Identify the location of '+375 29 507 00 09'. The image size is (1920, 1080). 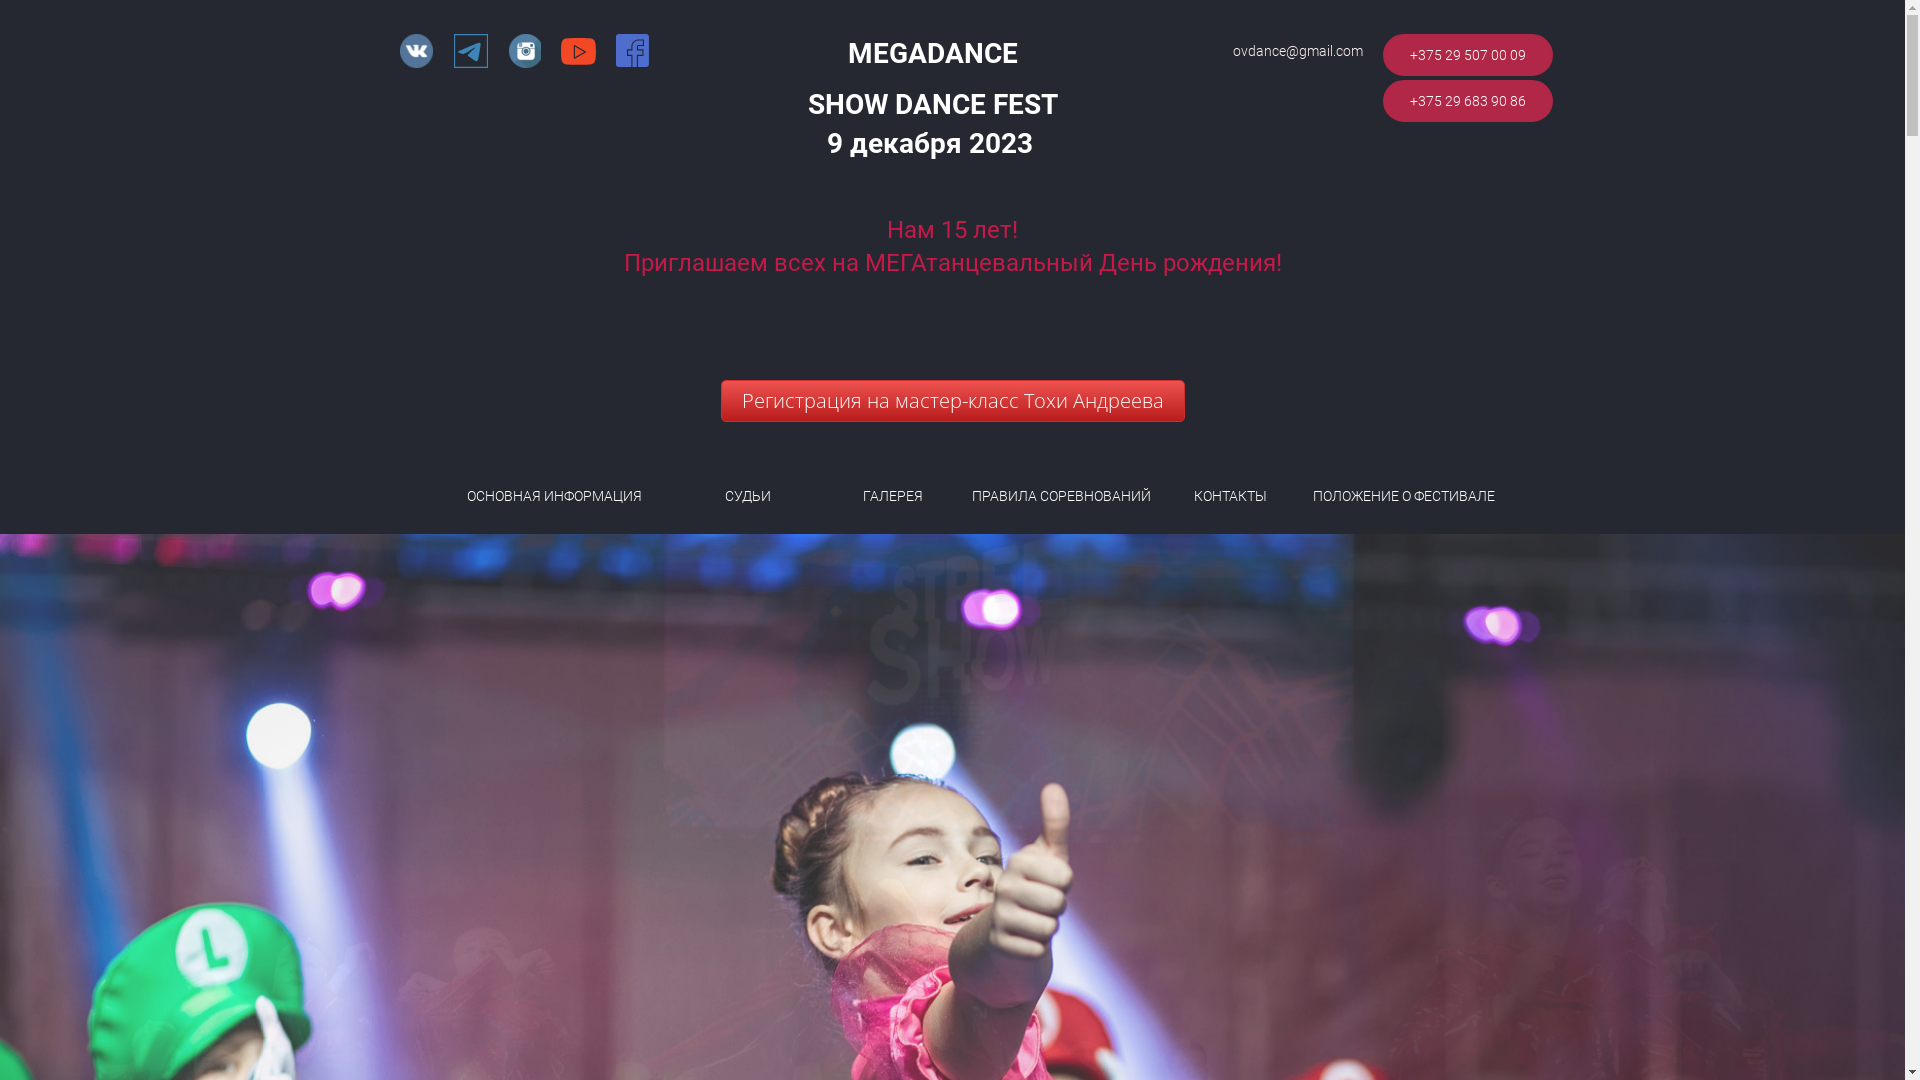
(1468, 53).